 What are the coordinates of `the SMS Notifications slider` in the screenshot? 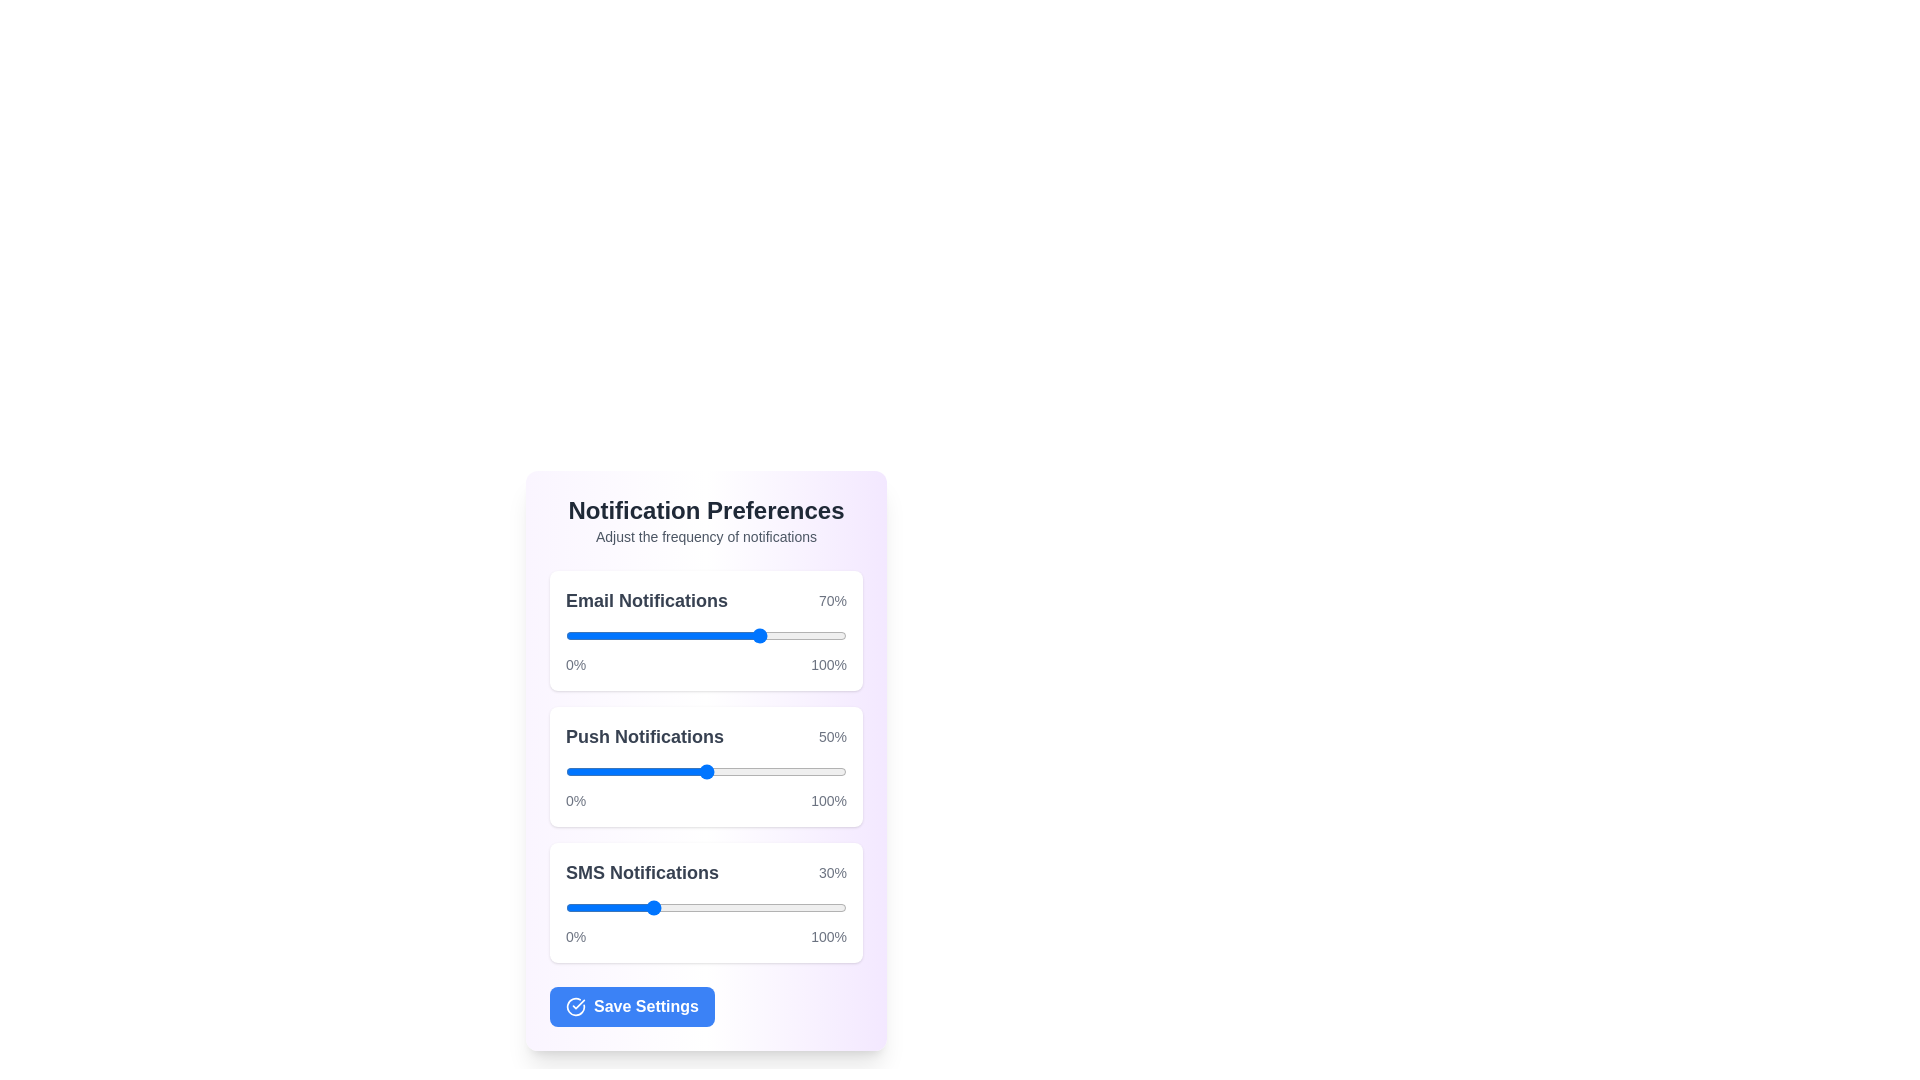 It's located at (709, 907).